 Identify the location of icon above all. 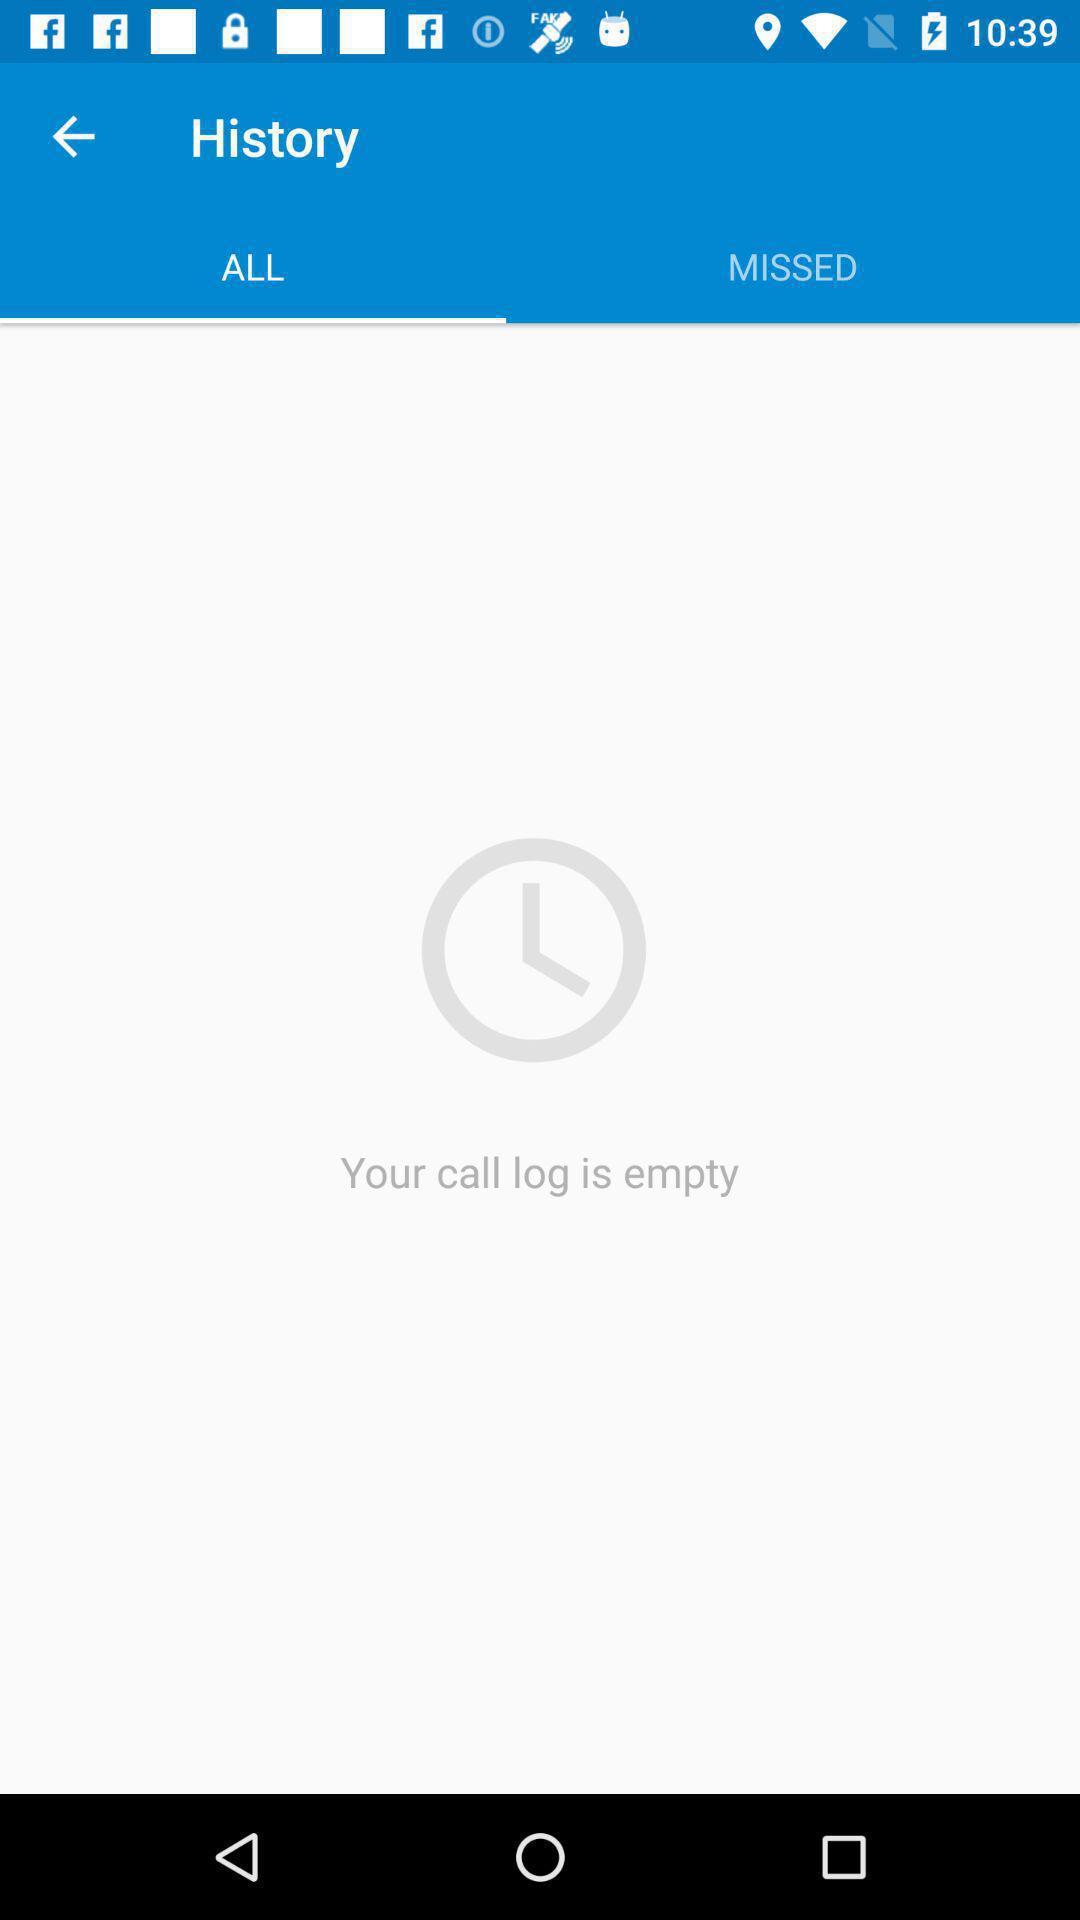
(72, 135).